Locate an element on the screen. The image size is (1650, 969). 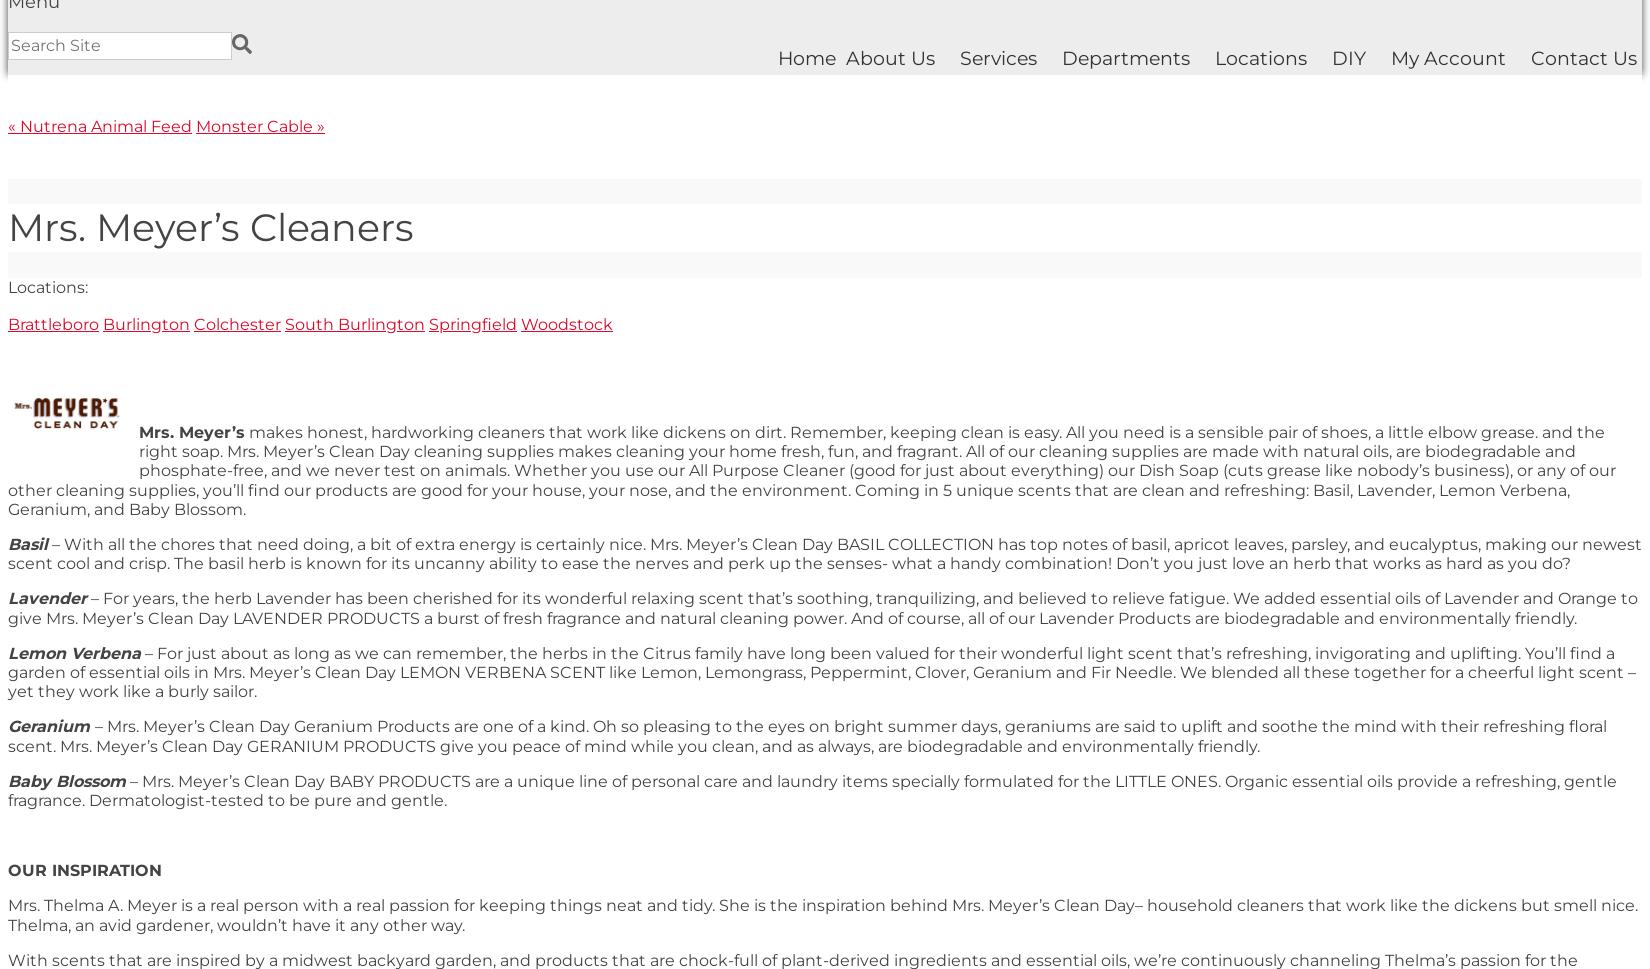
'We make intelligent, responsible raw material choices, and whenever possible, obtain materials from renewable plant resources such as coconut, corn, soy or olive. At times we choose to use non-plant-derived material for reasons of efficacy, consistency and safety. Our products do not contain chlorine bleach, ammonia, petroleum distillates, parabens, phosphates or phthalates. We use concentrated, biodegradable formulas and at least 25% post-consumer plastic in our bottles. We do not test on animals.' is located at coordinates (807, 518).